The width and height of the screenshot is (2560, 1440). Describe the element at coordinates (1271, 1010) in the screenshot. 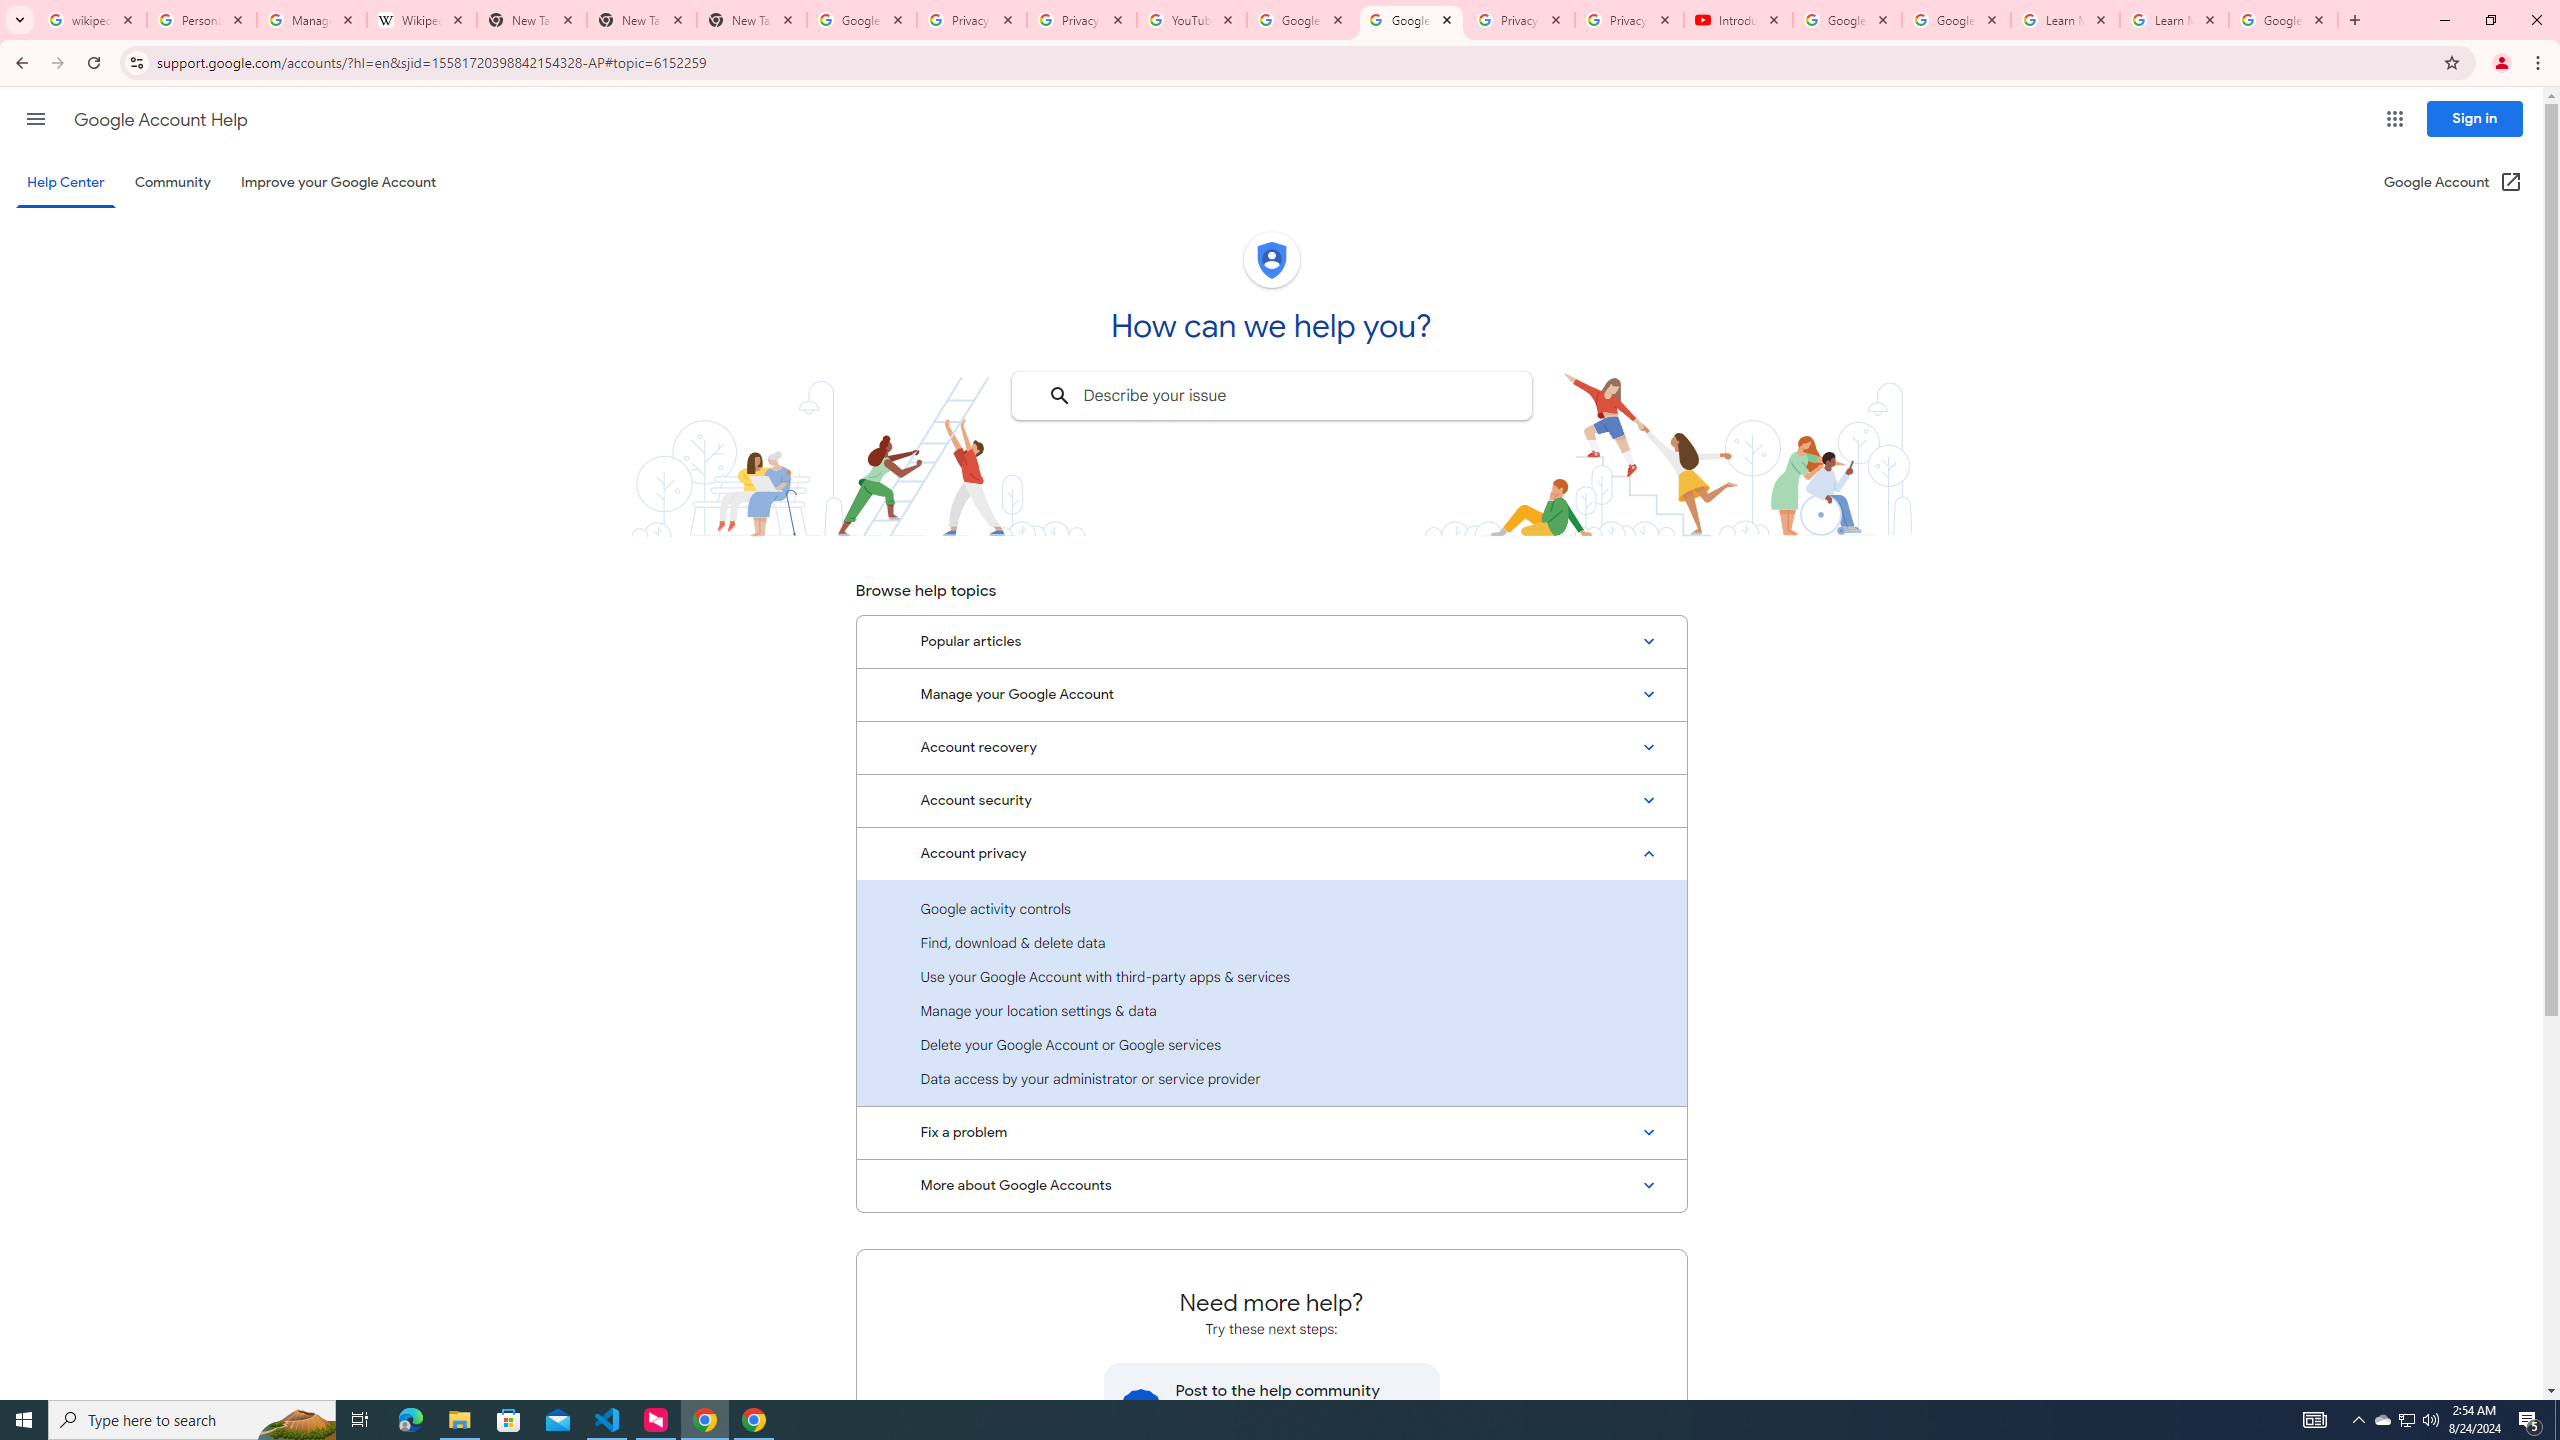

I see `'Manage your location settings & data'` at that location.